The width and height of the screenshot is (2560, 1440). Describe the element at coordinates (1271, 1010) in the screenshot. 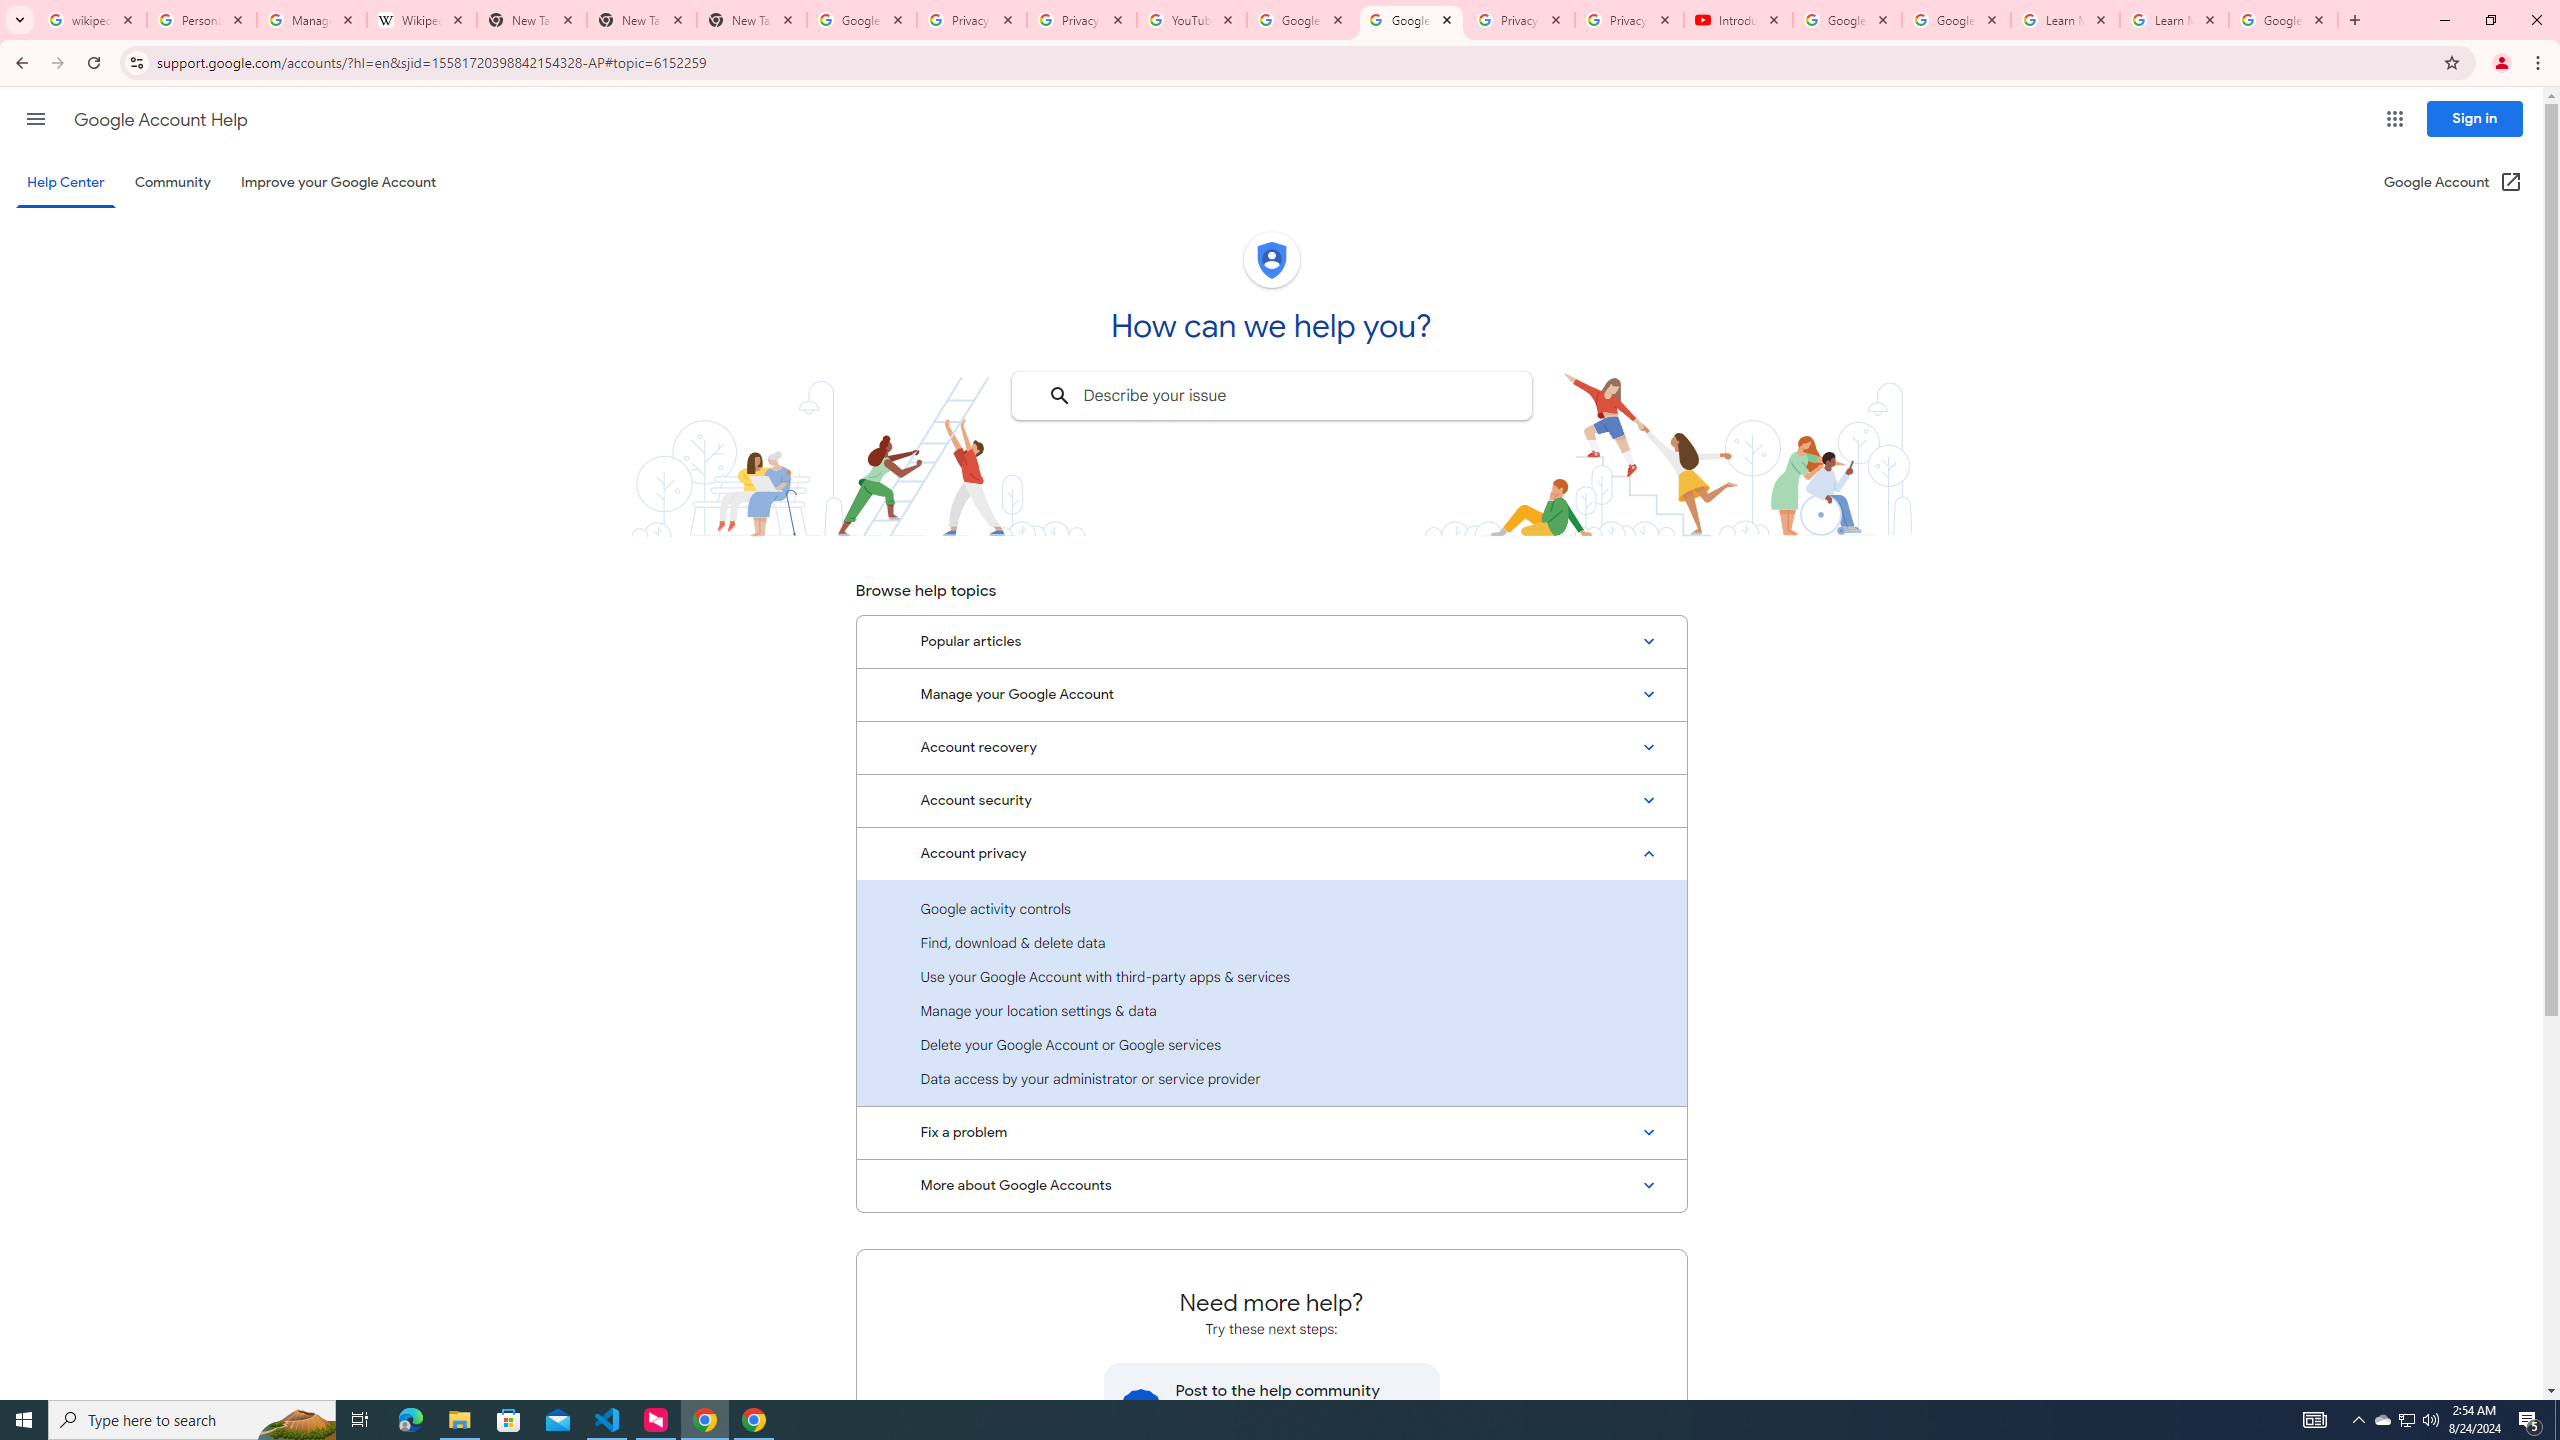

I see `'Manage your location settings & data'` at that location.